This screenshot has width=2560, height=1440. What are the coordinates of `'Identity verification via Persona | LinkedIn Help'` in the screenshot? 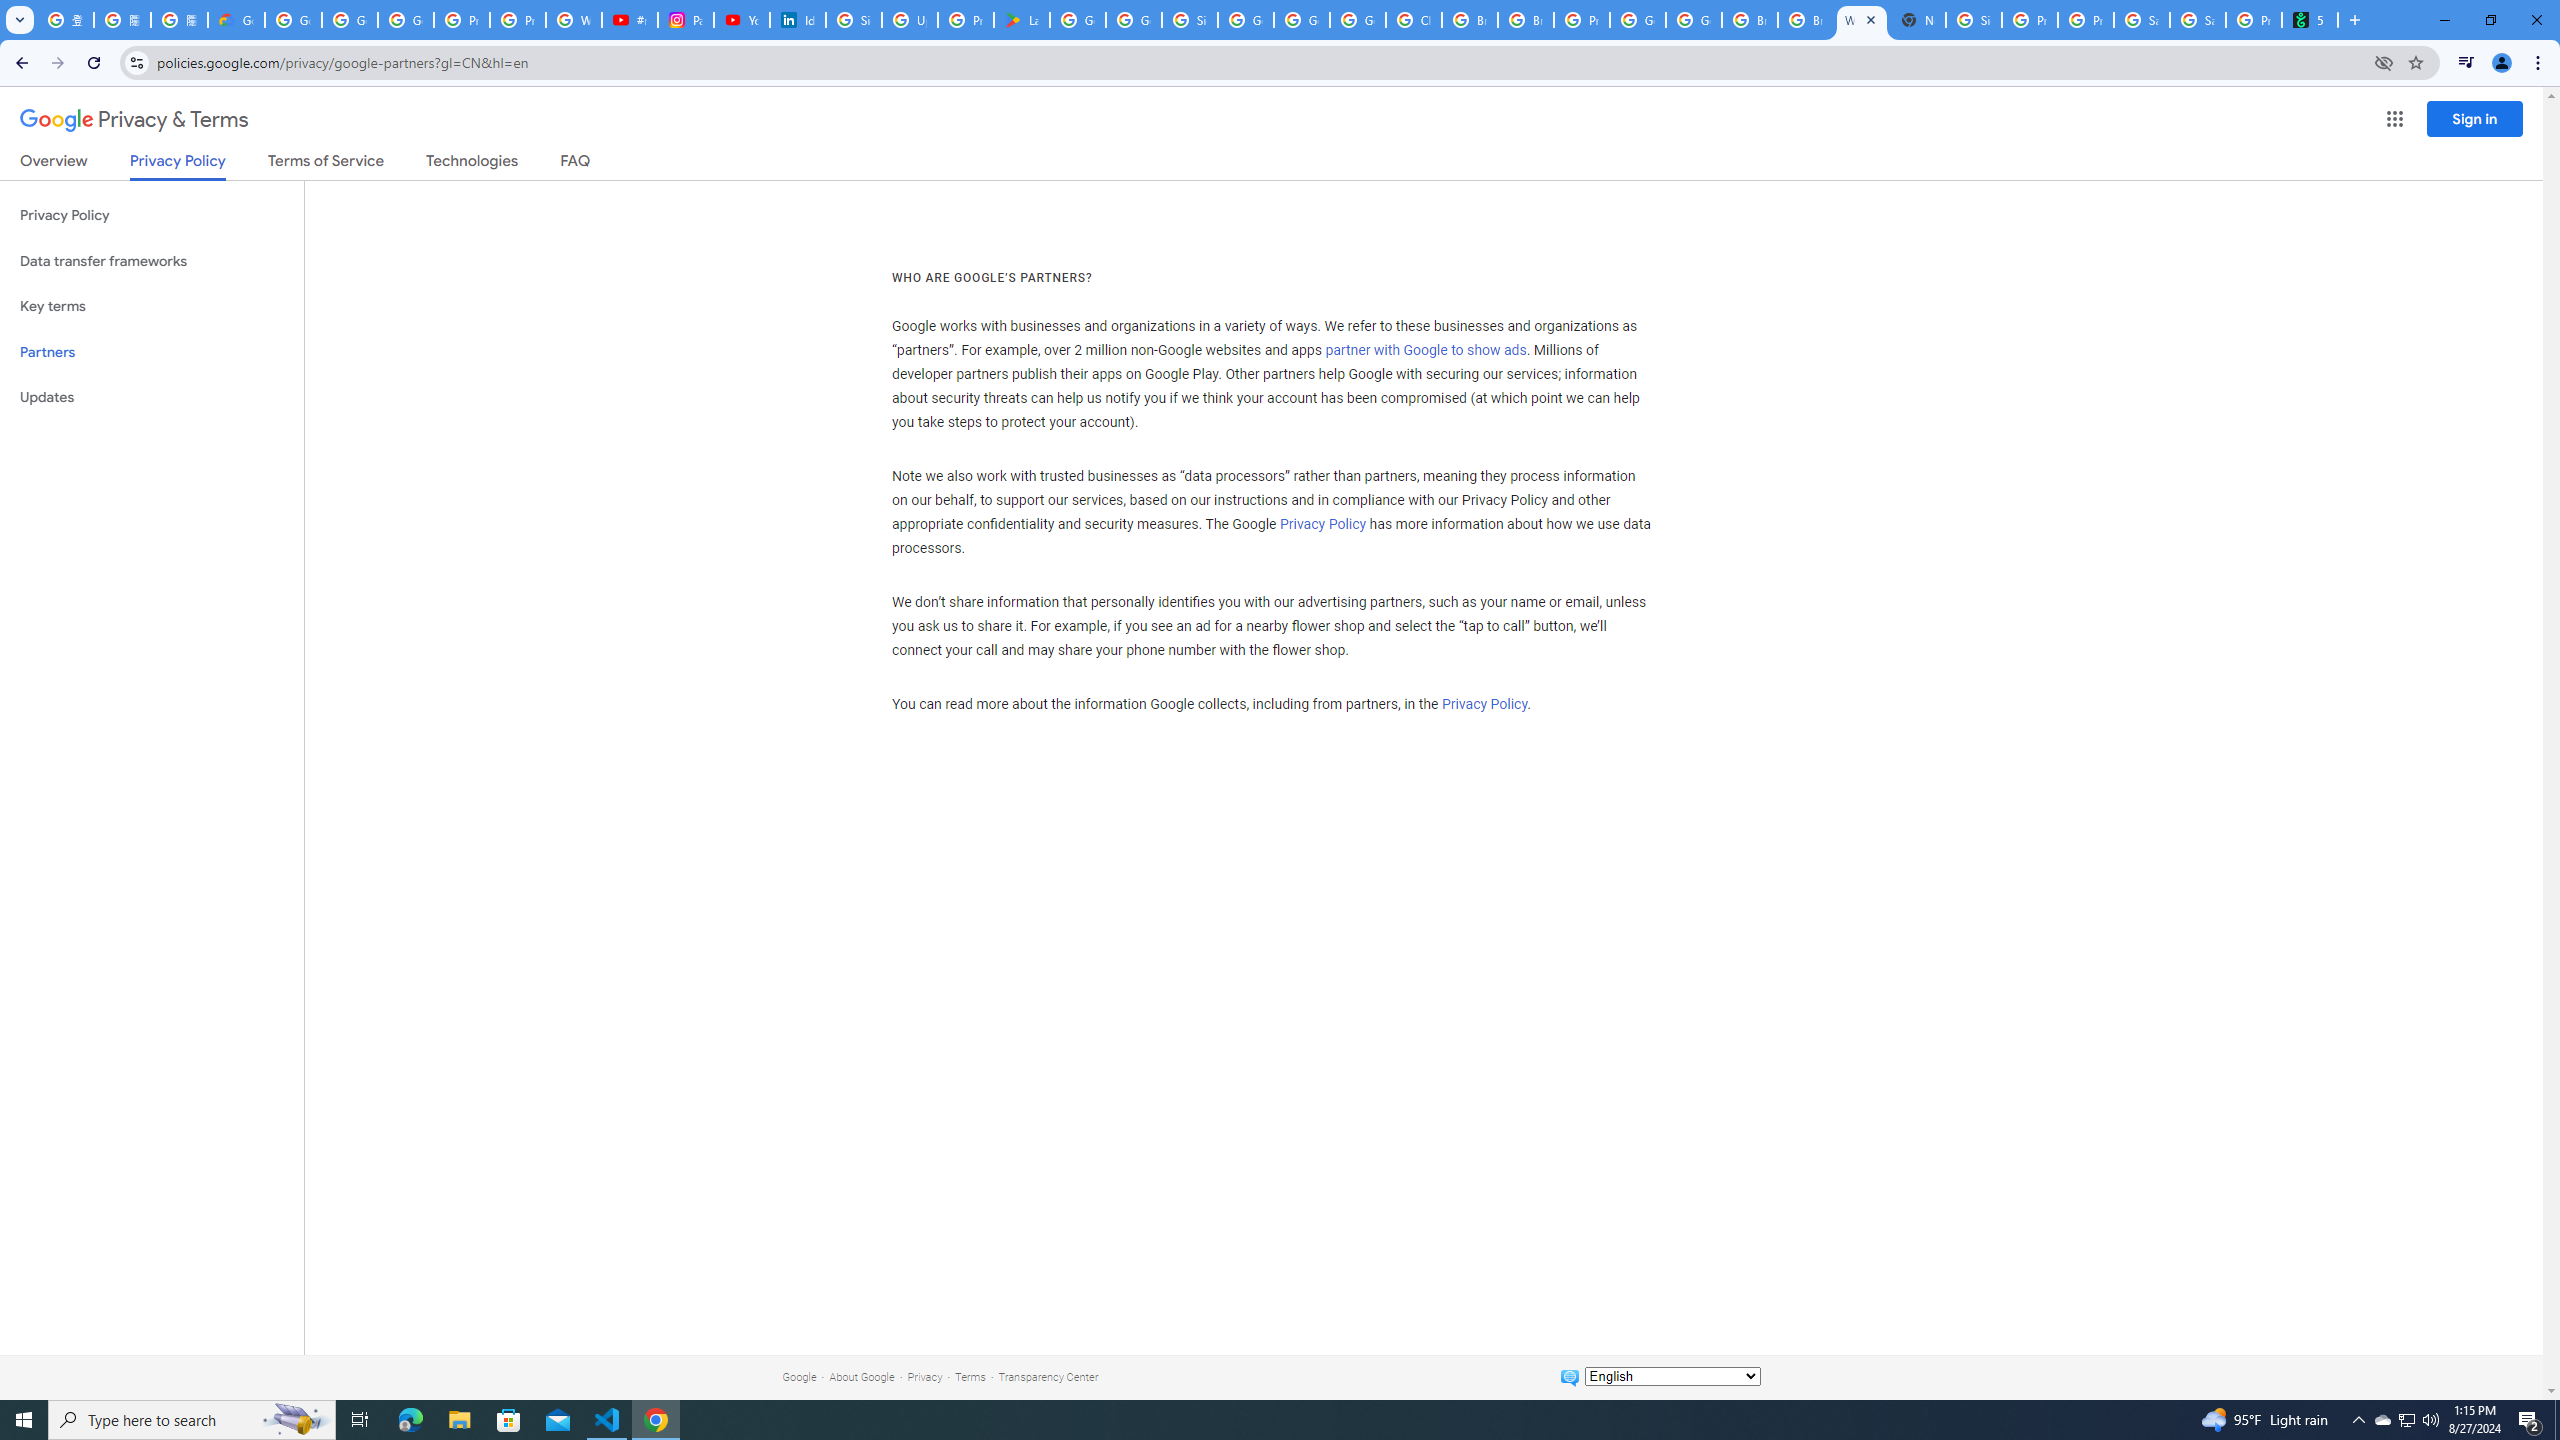 It's located at (796, 19).